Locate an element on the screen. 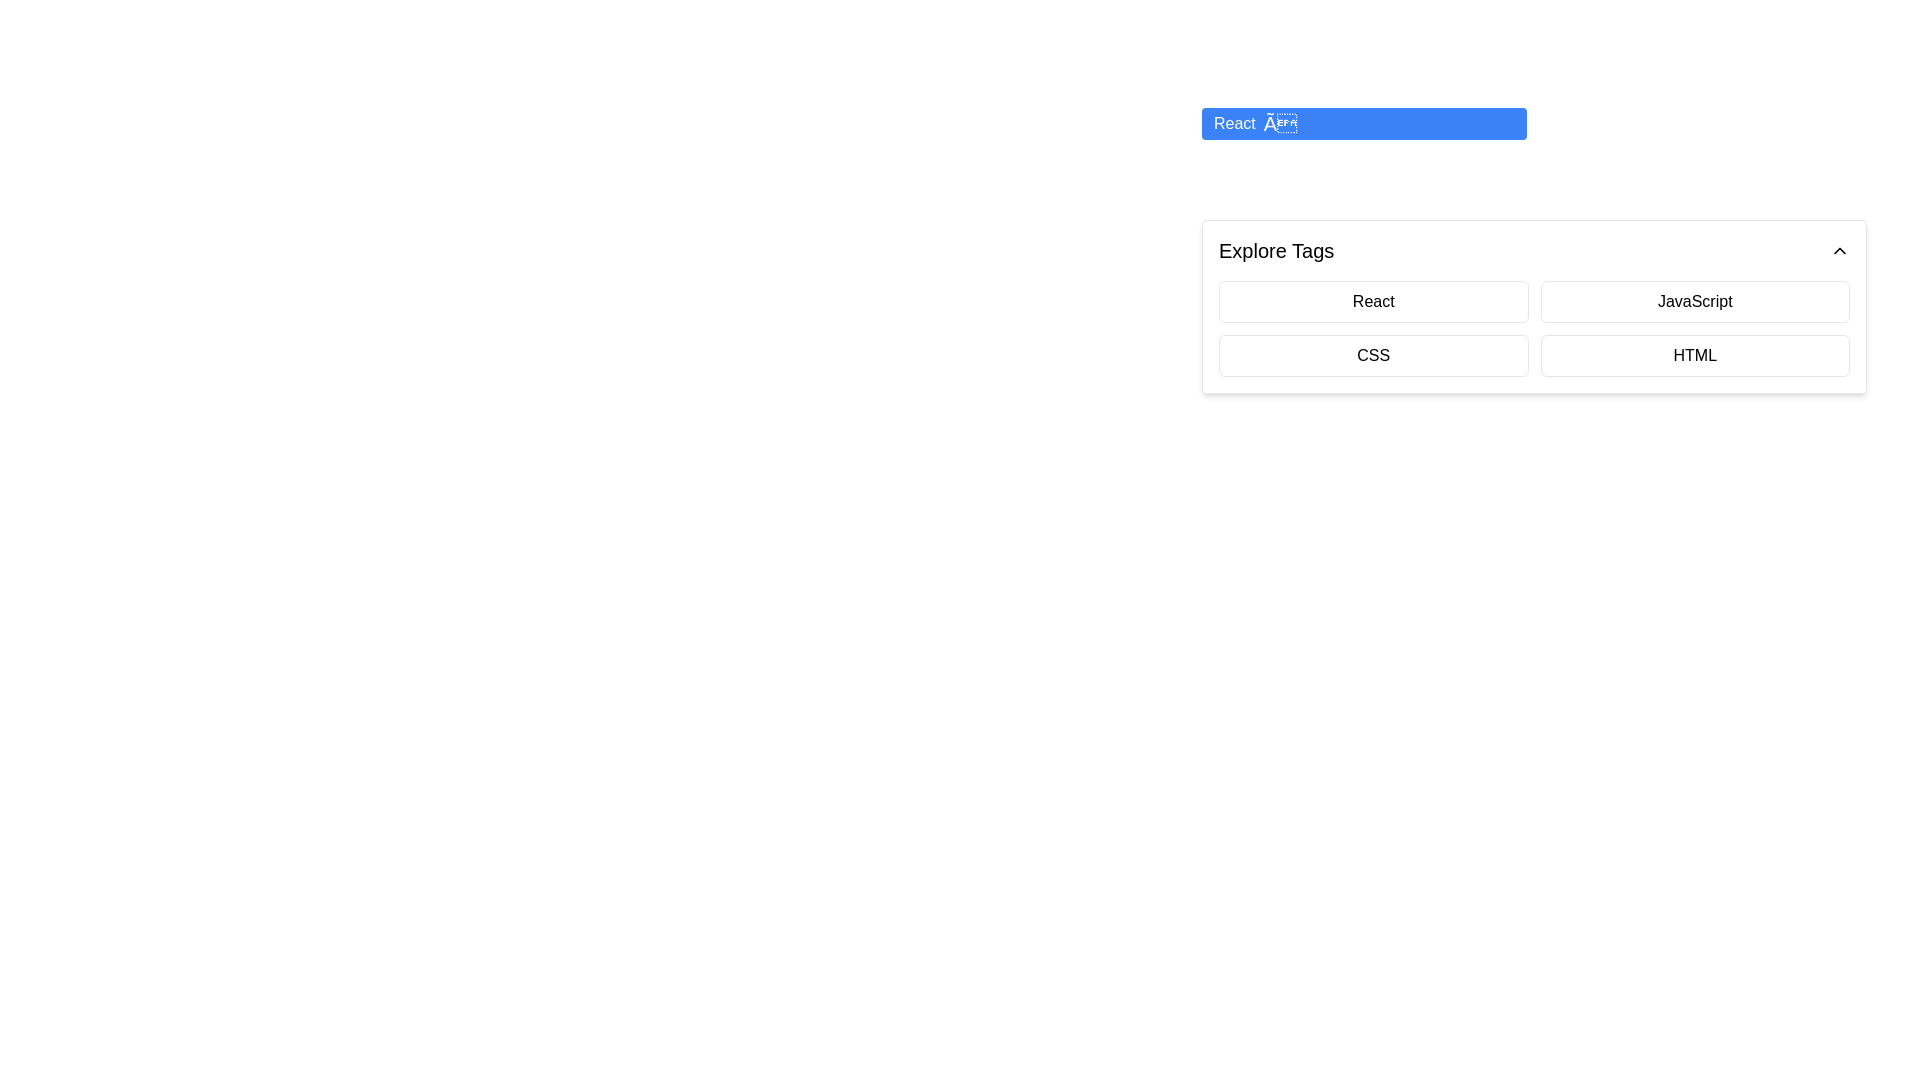  the interactive closing symbol (×) on the 'React' tag button is located at coordinates (1533, 146).